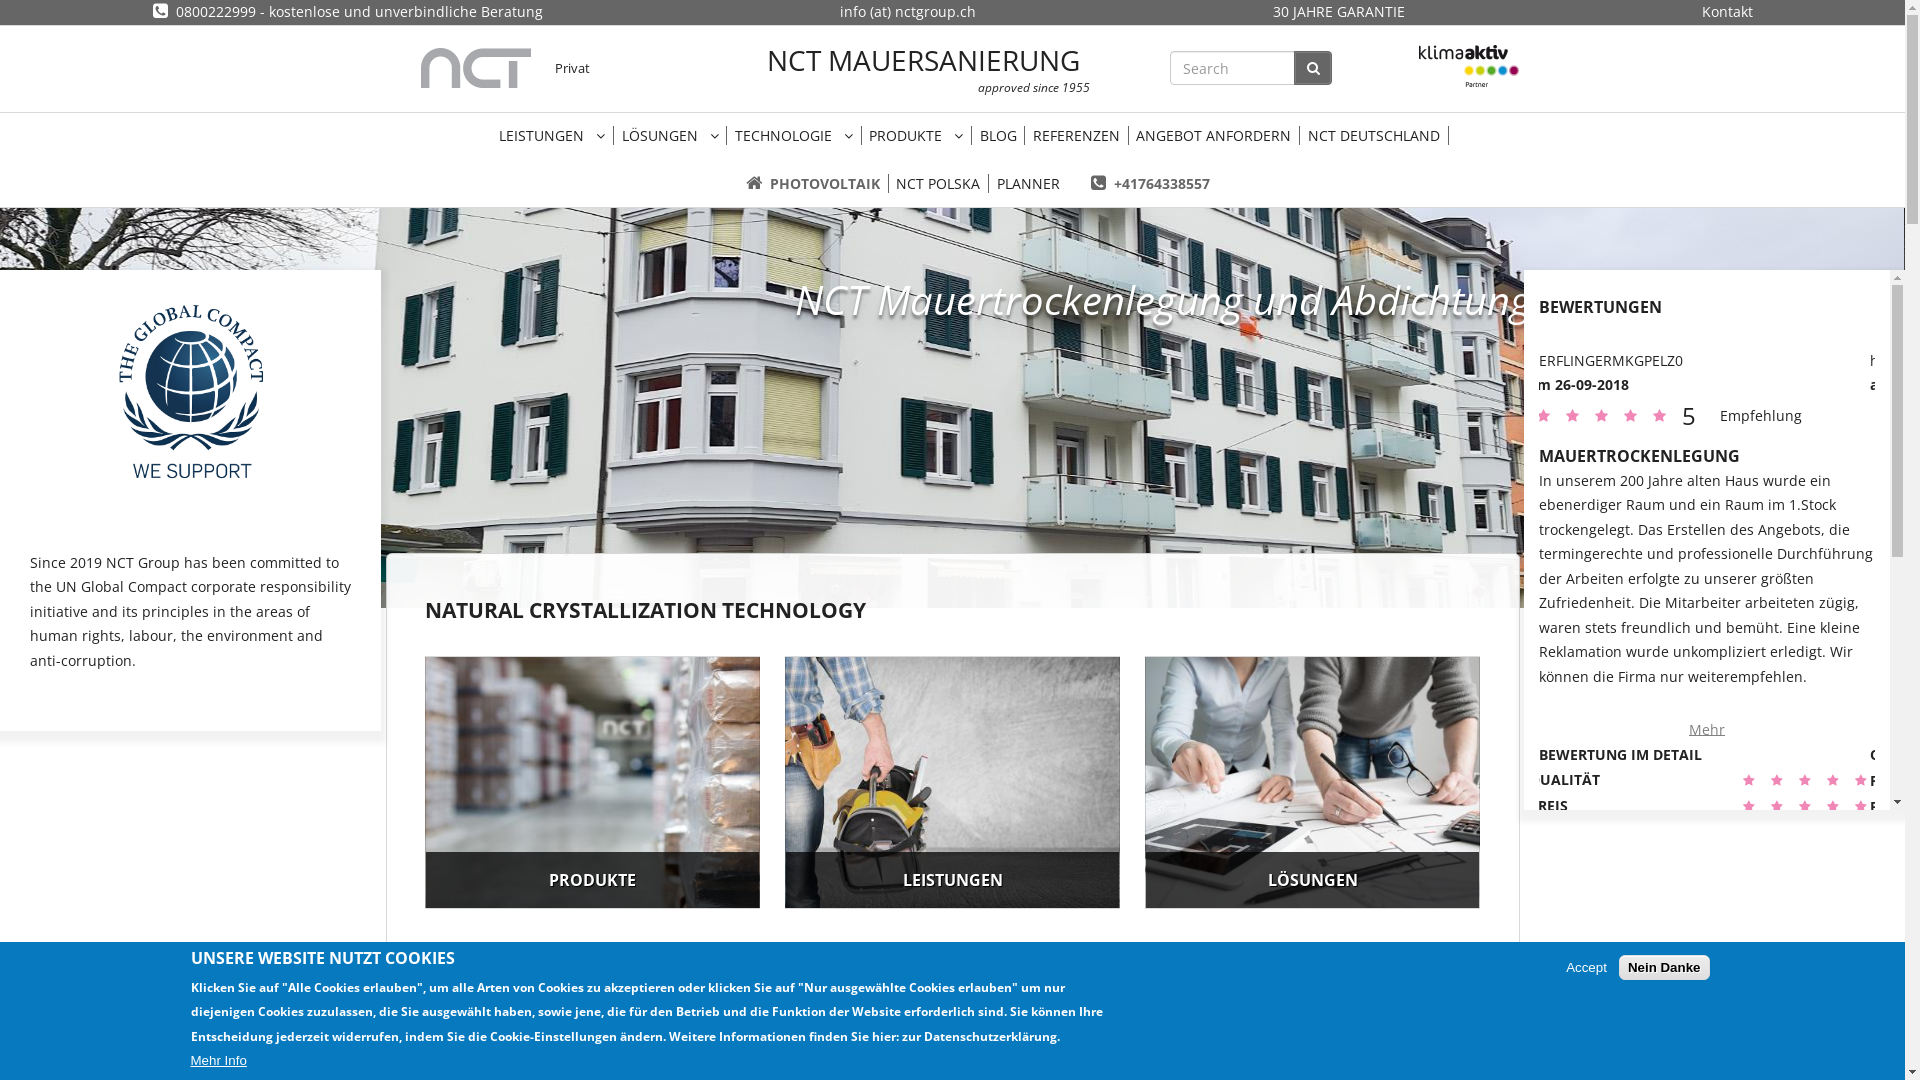 The height and width of the screenshot is (1080, 1920). Describe the element at coordinates (1585, 966) in the screenshot. I see `'Accept'` at that location.